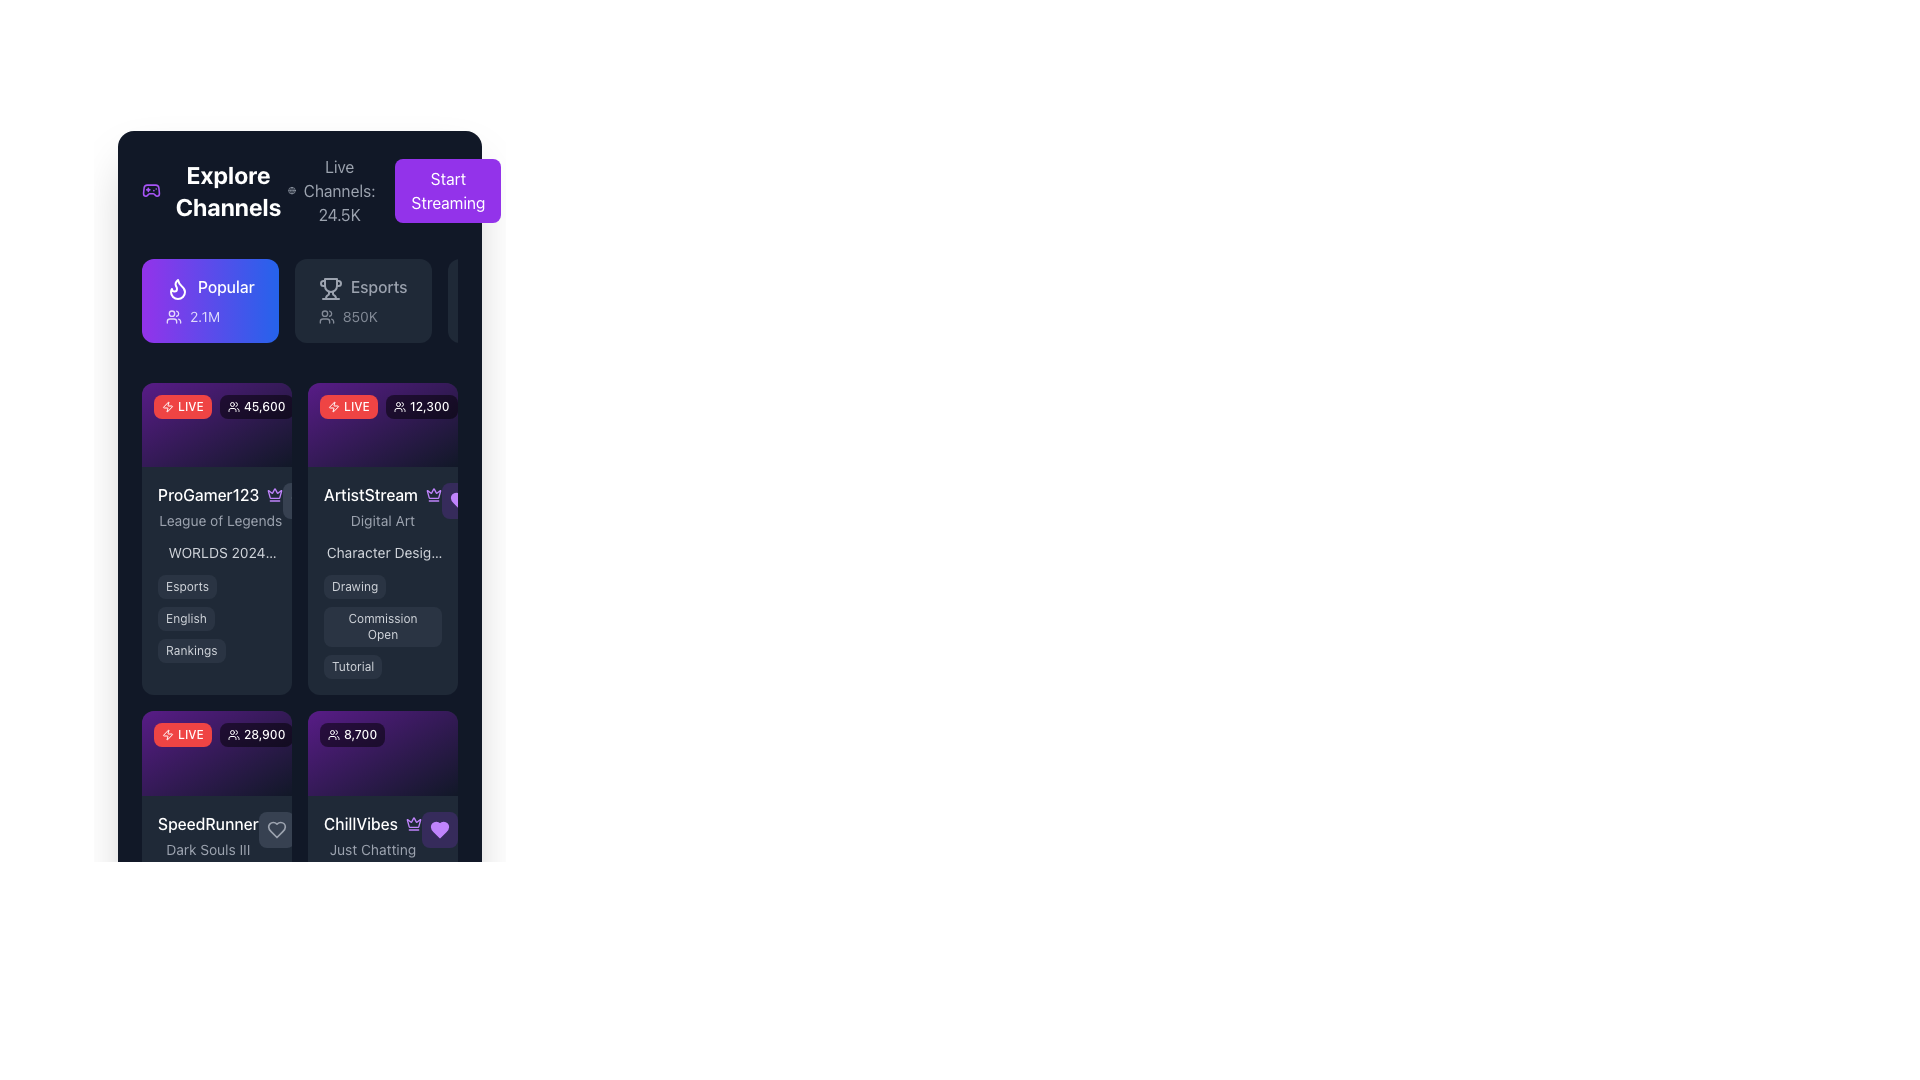  What do you see at coordinates (216, 617) in the screenshot?
I see `the 'English' text label located below the 'WORLDS 2024 PRACTICE! | !discord !merch' label to navigate to related sections` at bounding box center [216, 617].